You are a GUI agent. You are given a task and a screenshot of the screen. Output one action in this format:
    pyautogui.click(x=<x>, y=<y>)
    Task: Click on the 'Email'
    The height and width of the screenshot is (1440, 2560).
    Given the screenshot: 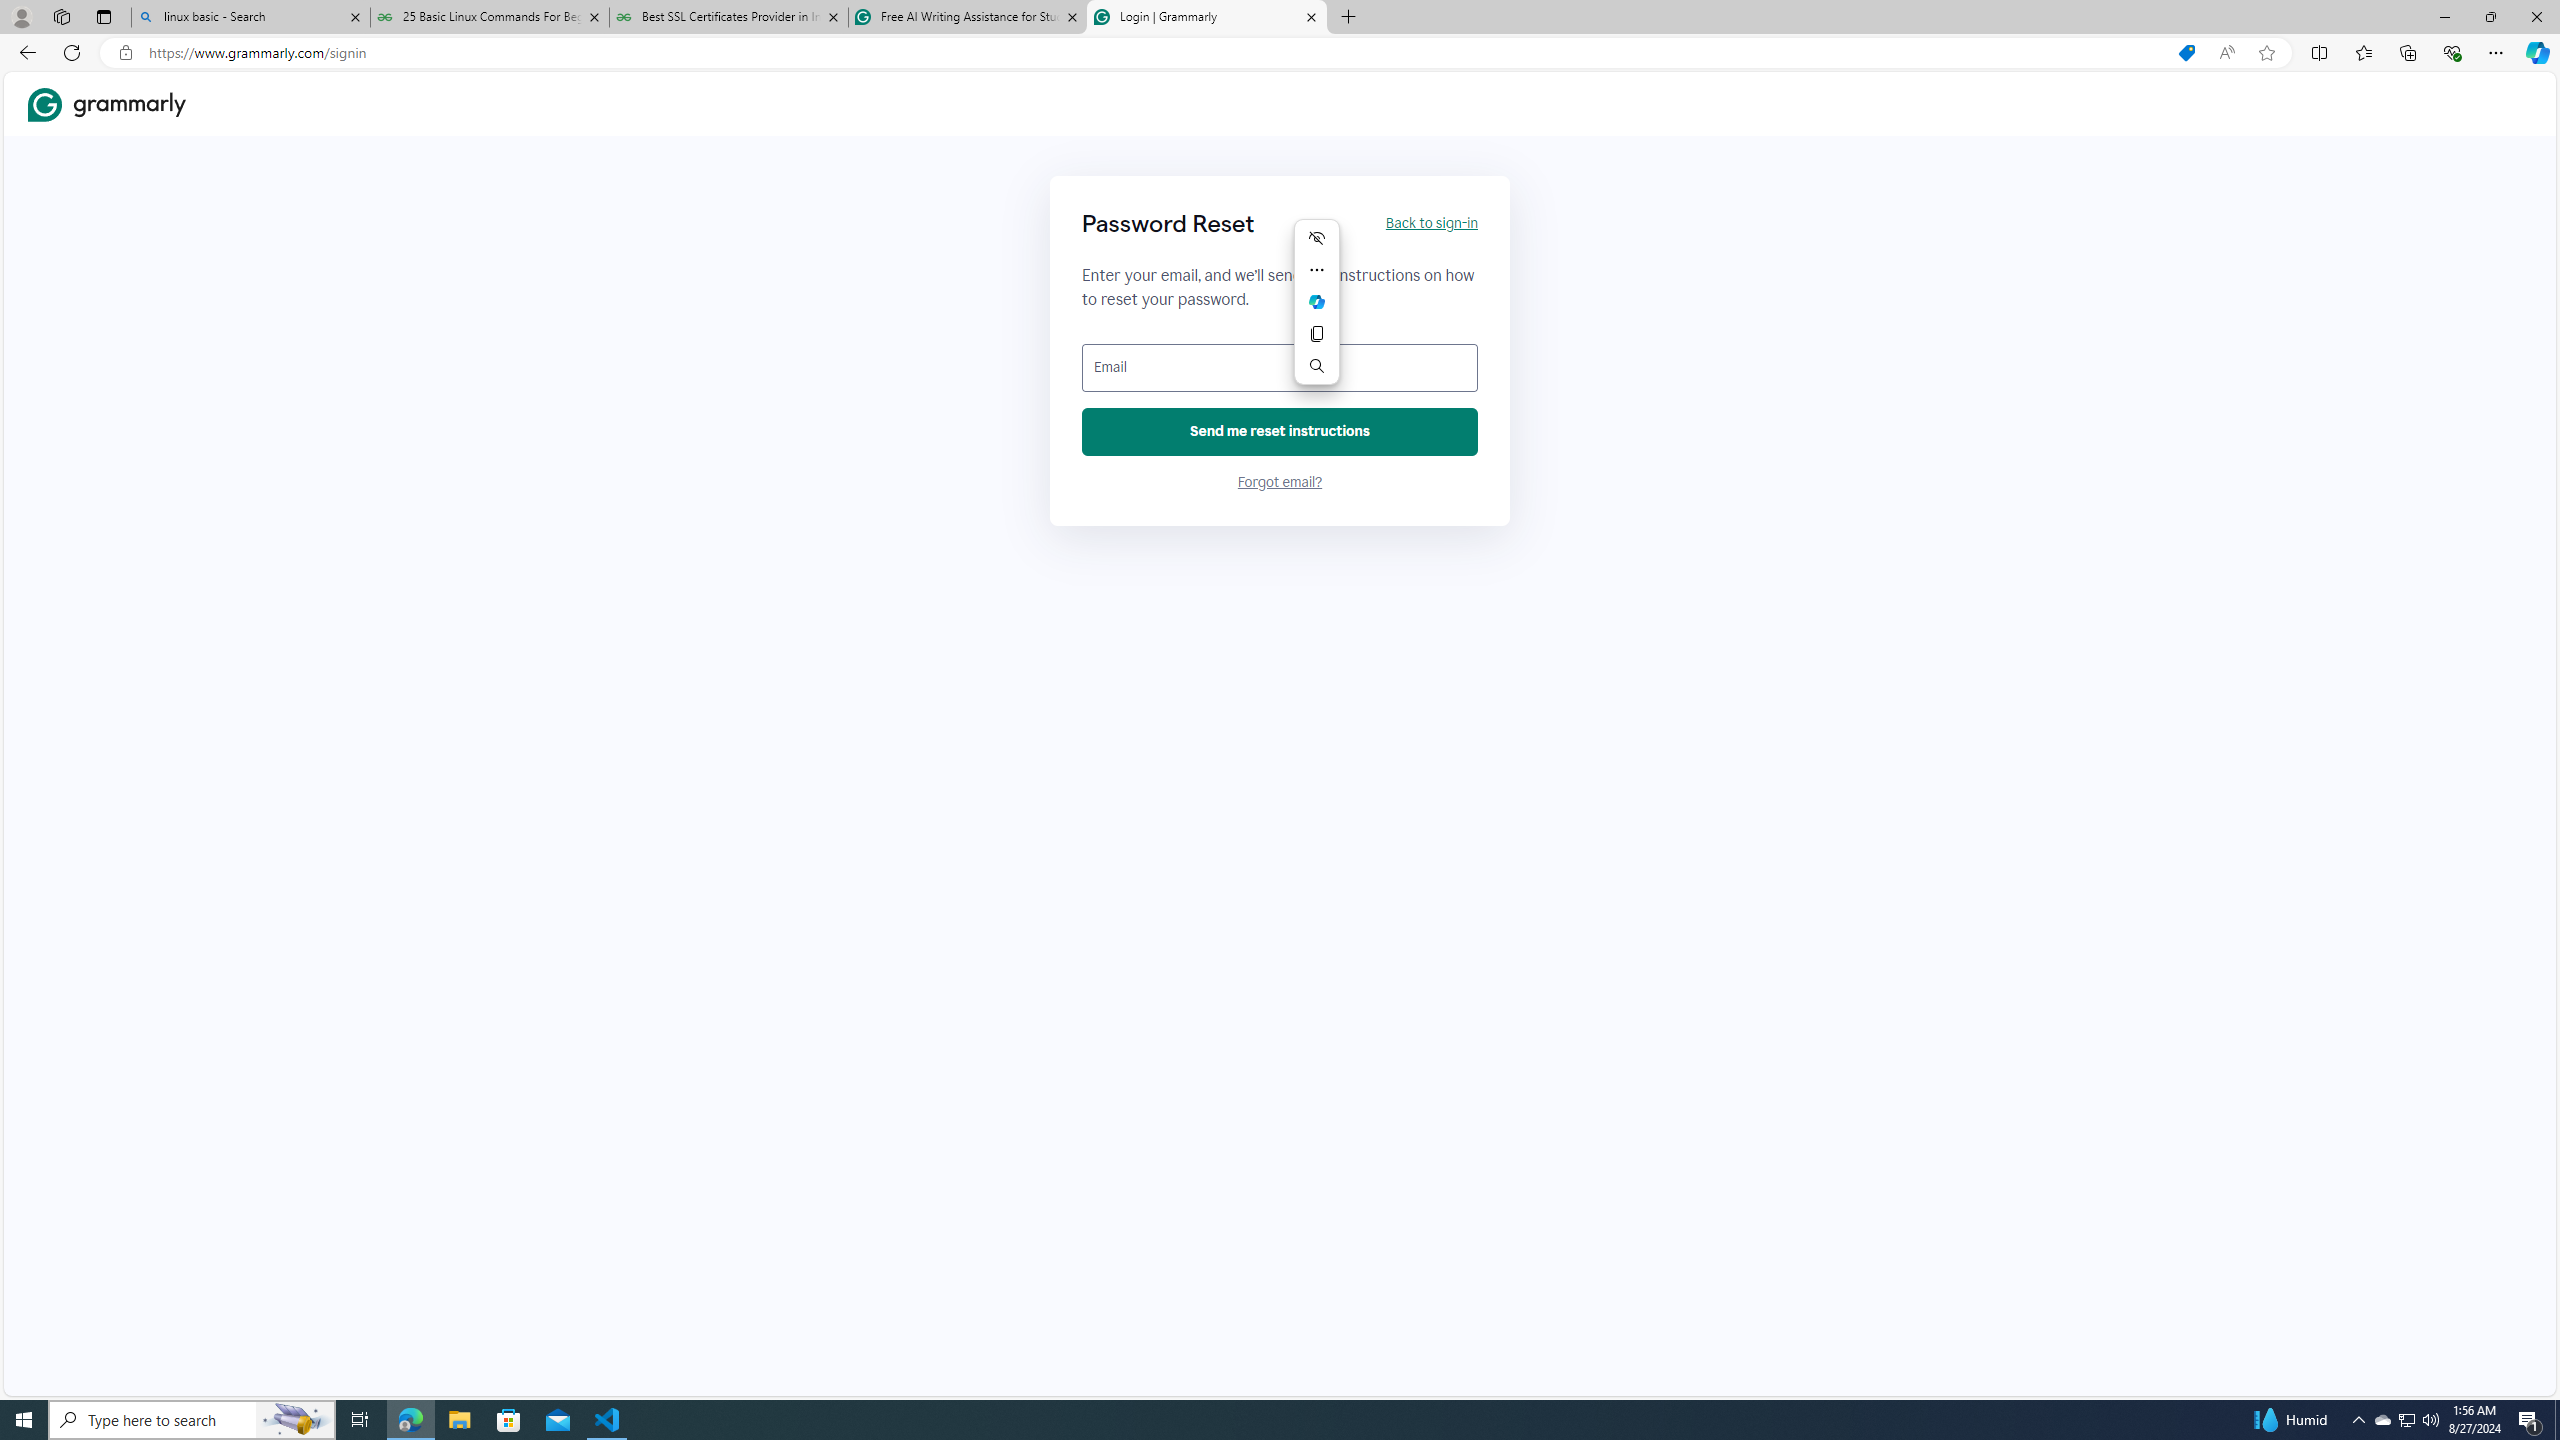 What is the action you would take?
    pyautogui.click(x=1280, y=367)
    